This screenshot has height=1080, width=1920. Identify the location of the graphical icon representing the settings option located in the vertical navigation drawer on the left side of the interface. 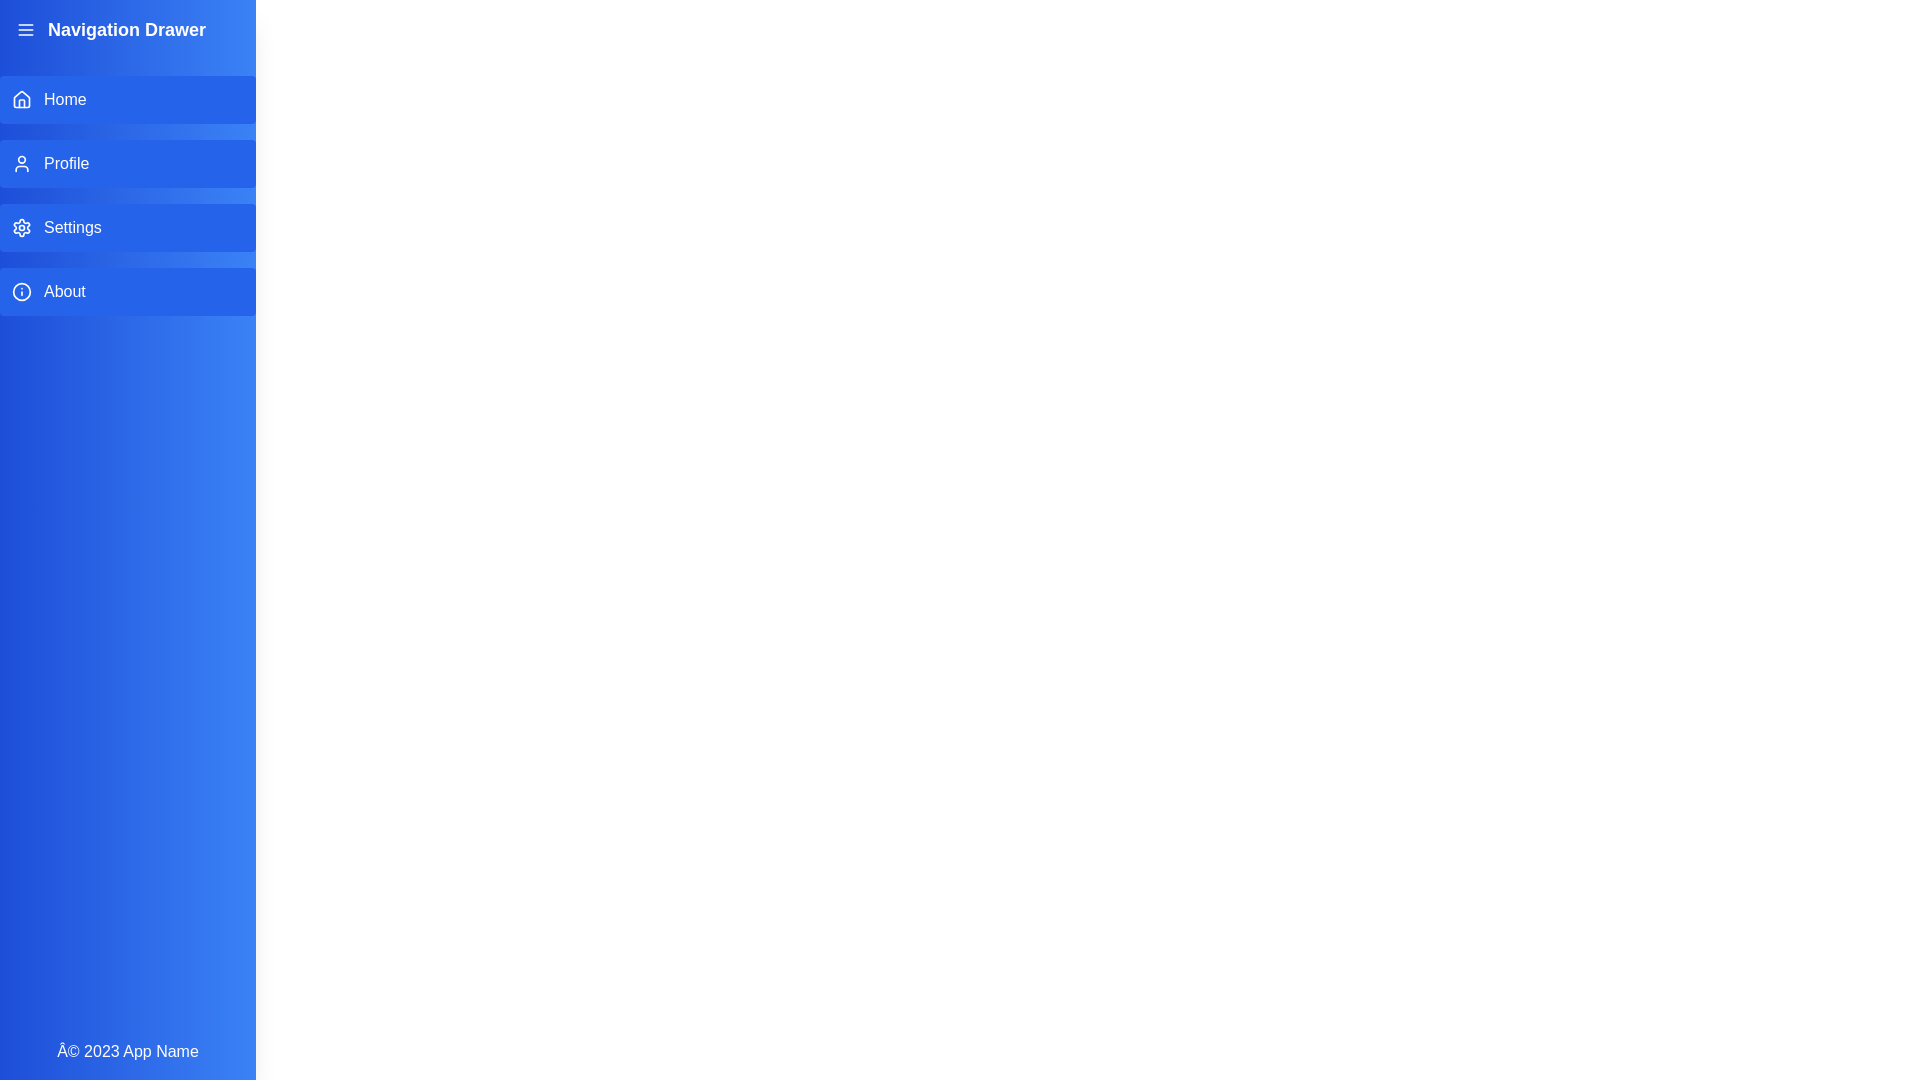
(22, 226).